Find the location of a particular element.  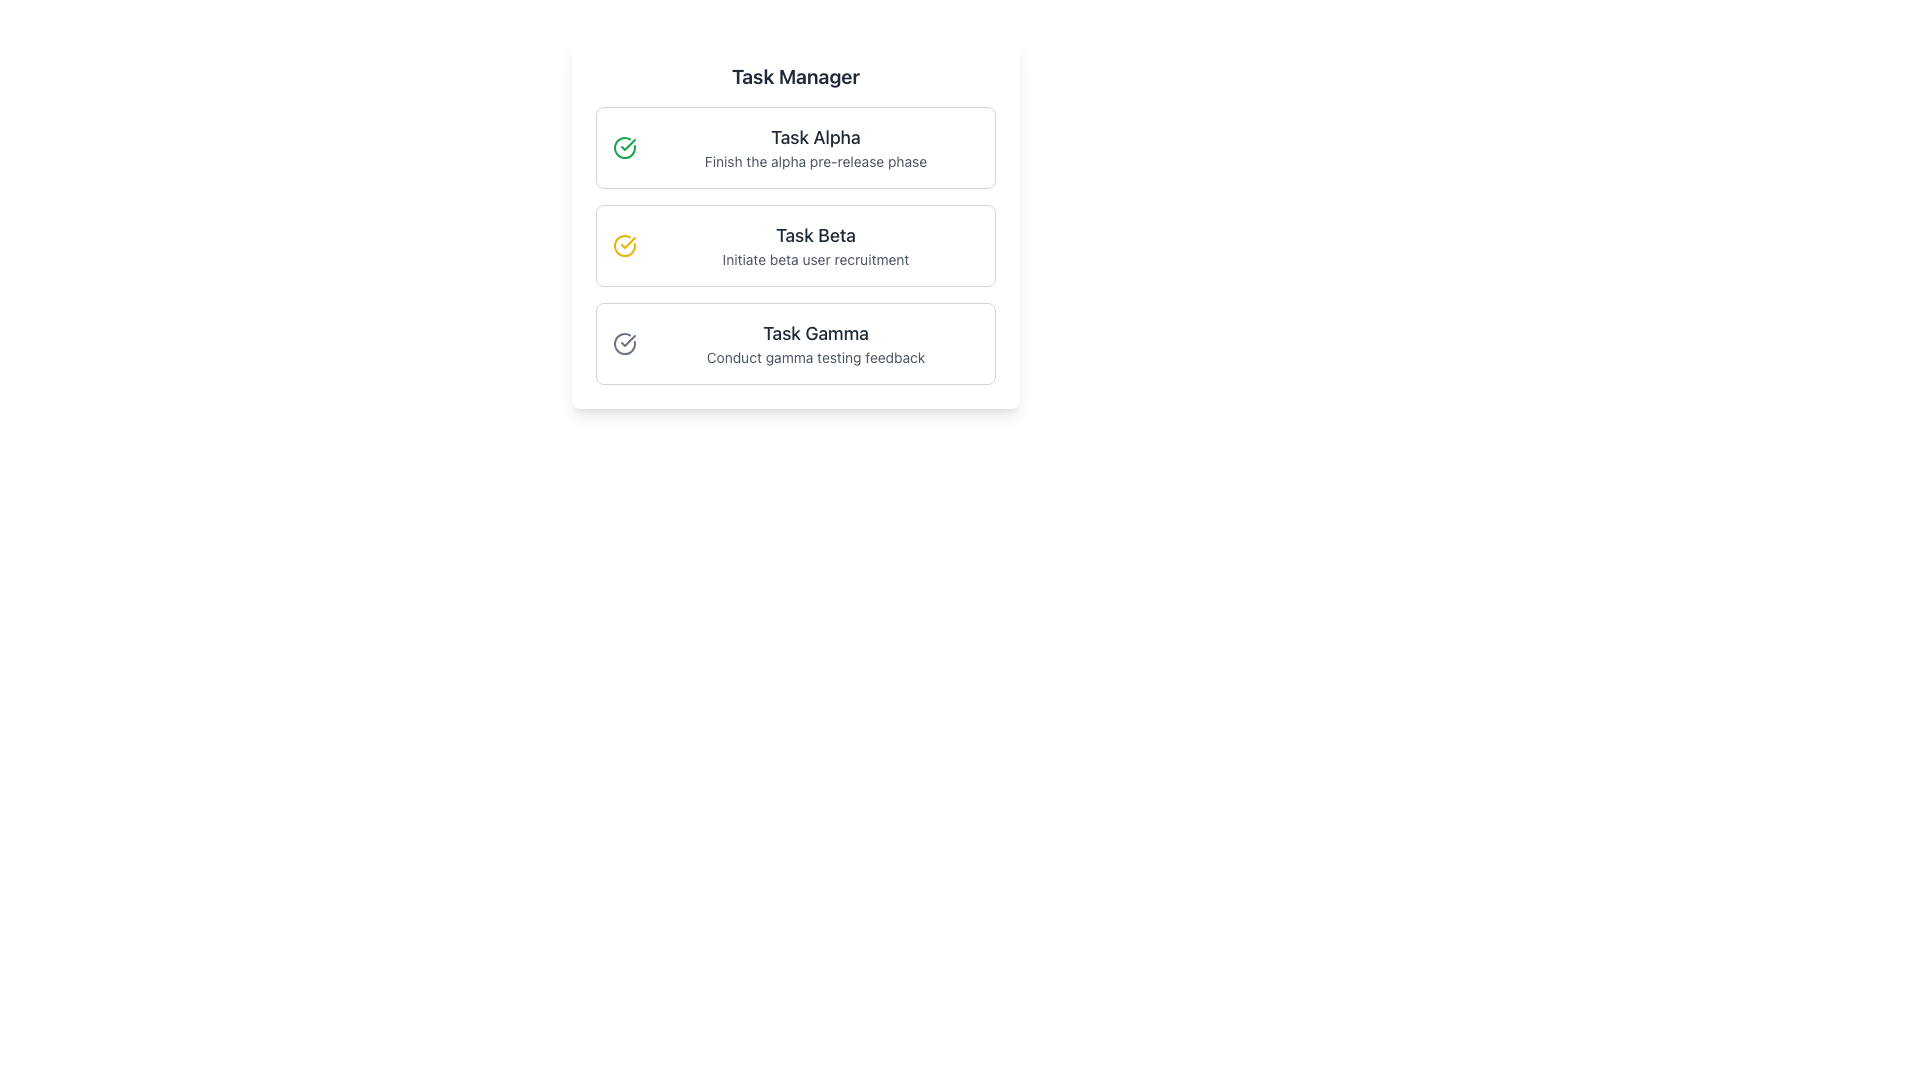

the second task card labeled 'Task Beta' in the task management interface is located at coordinates (795, 245).